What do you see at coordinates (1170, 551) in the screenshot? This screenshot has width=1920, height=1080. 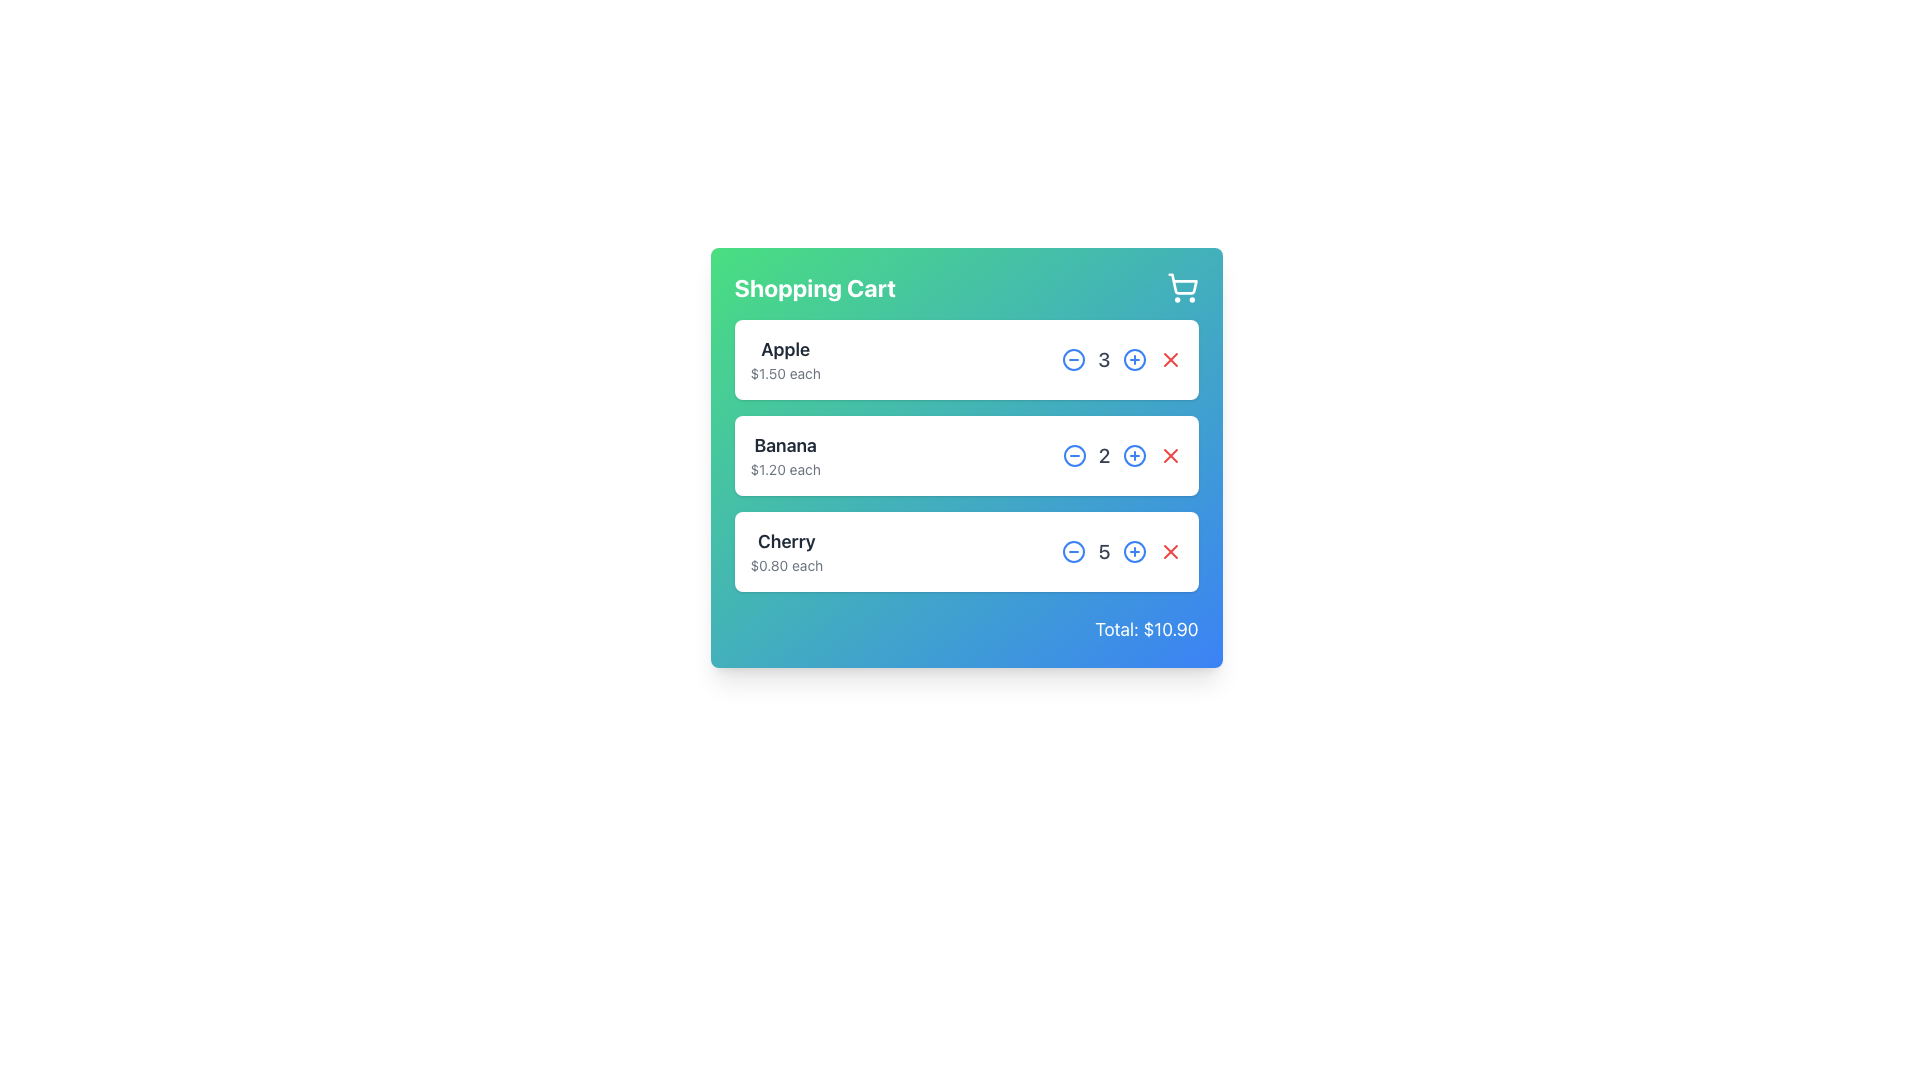 I see `the red X-shaped button for removing the Cherry item in the shopping cart` at bounding box center [1170, 551].